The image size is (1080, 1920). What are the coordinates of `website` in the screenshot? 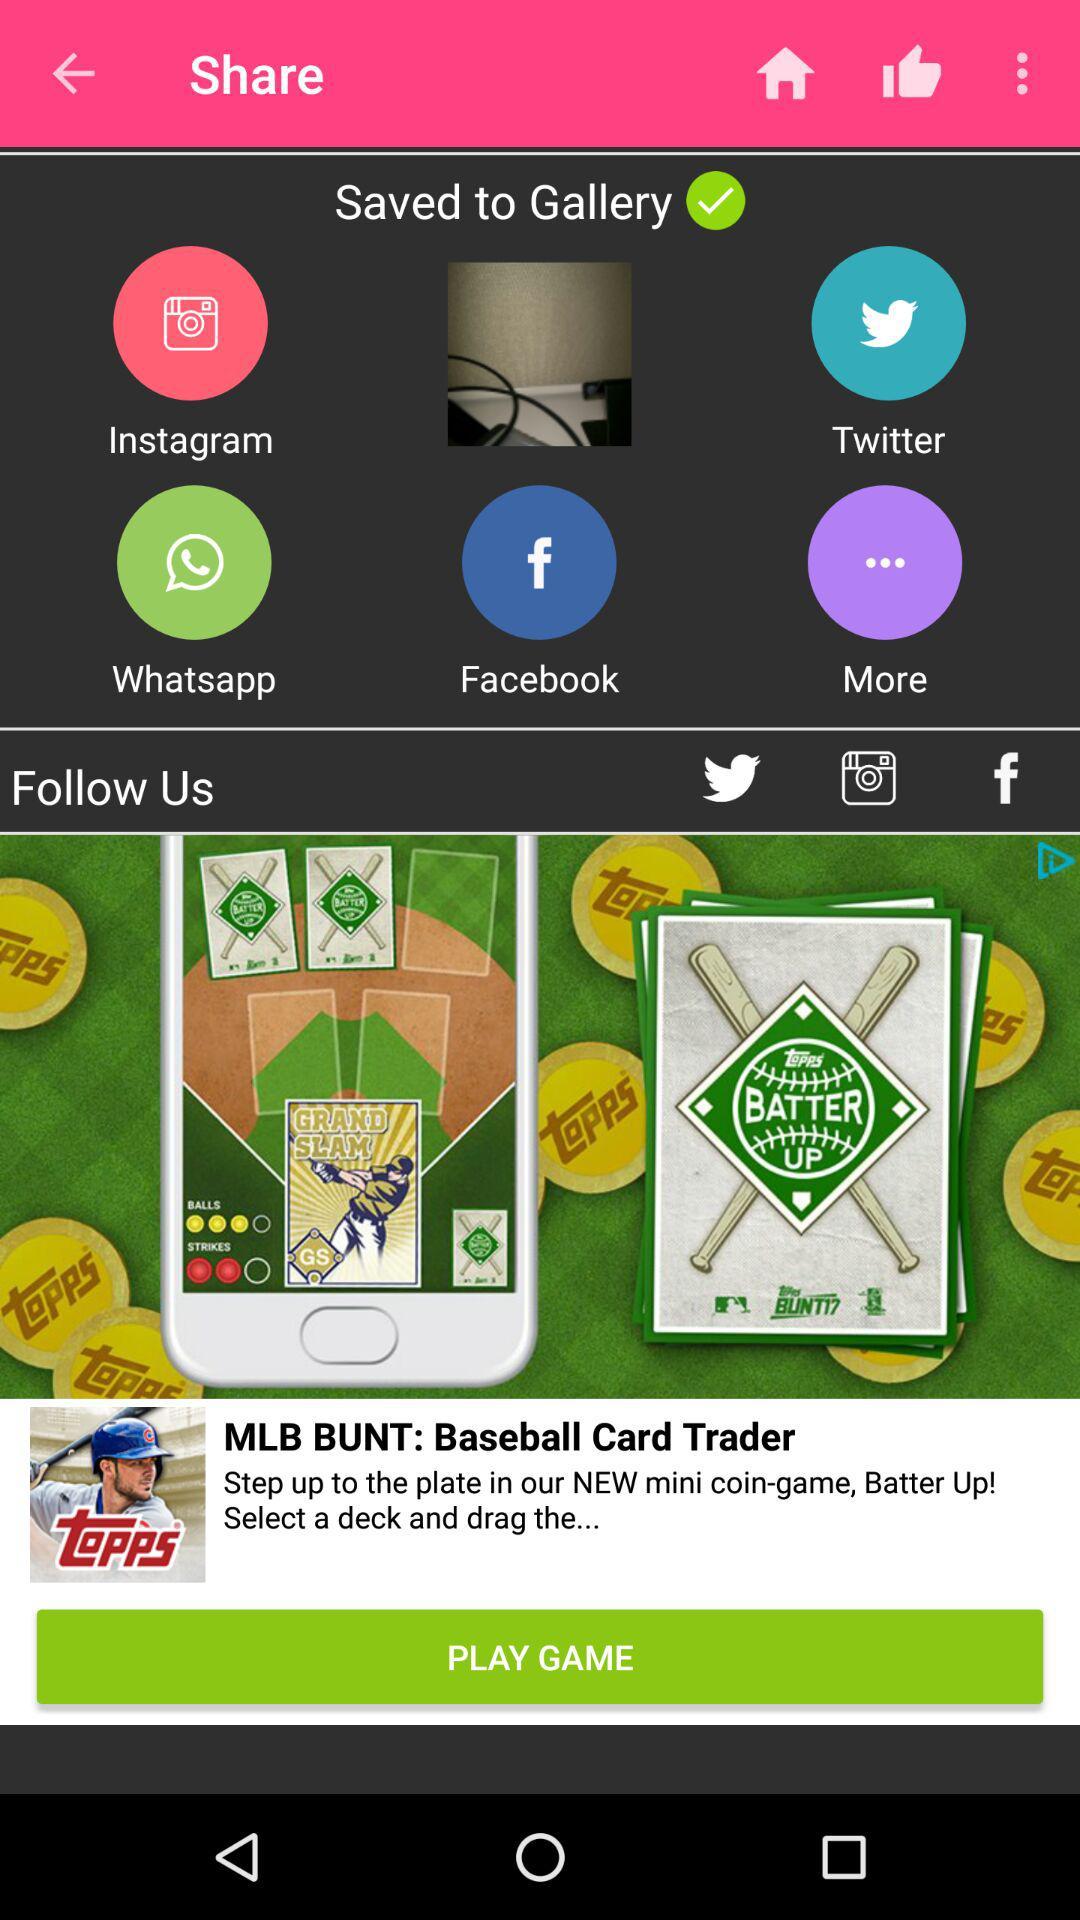 It's located at (118, 1498).